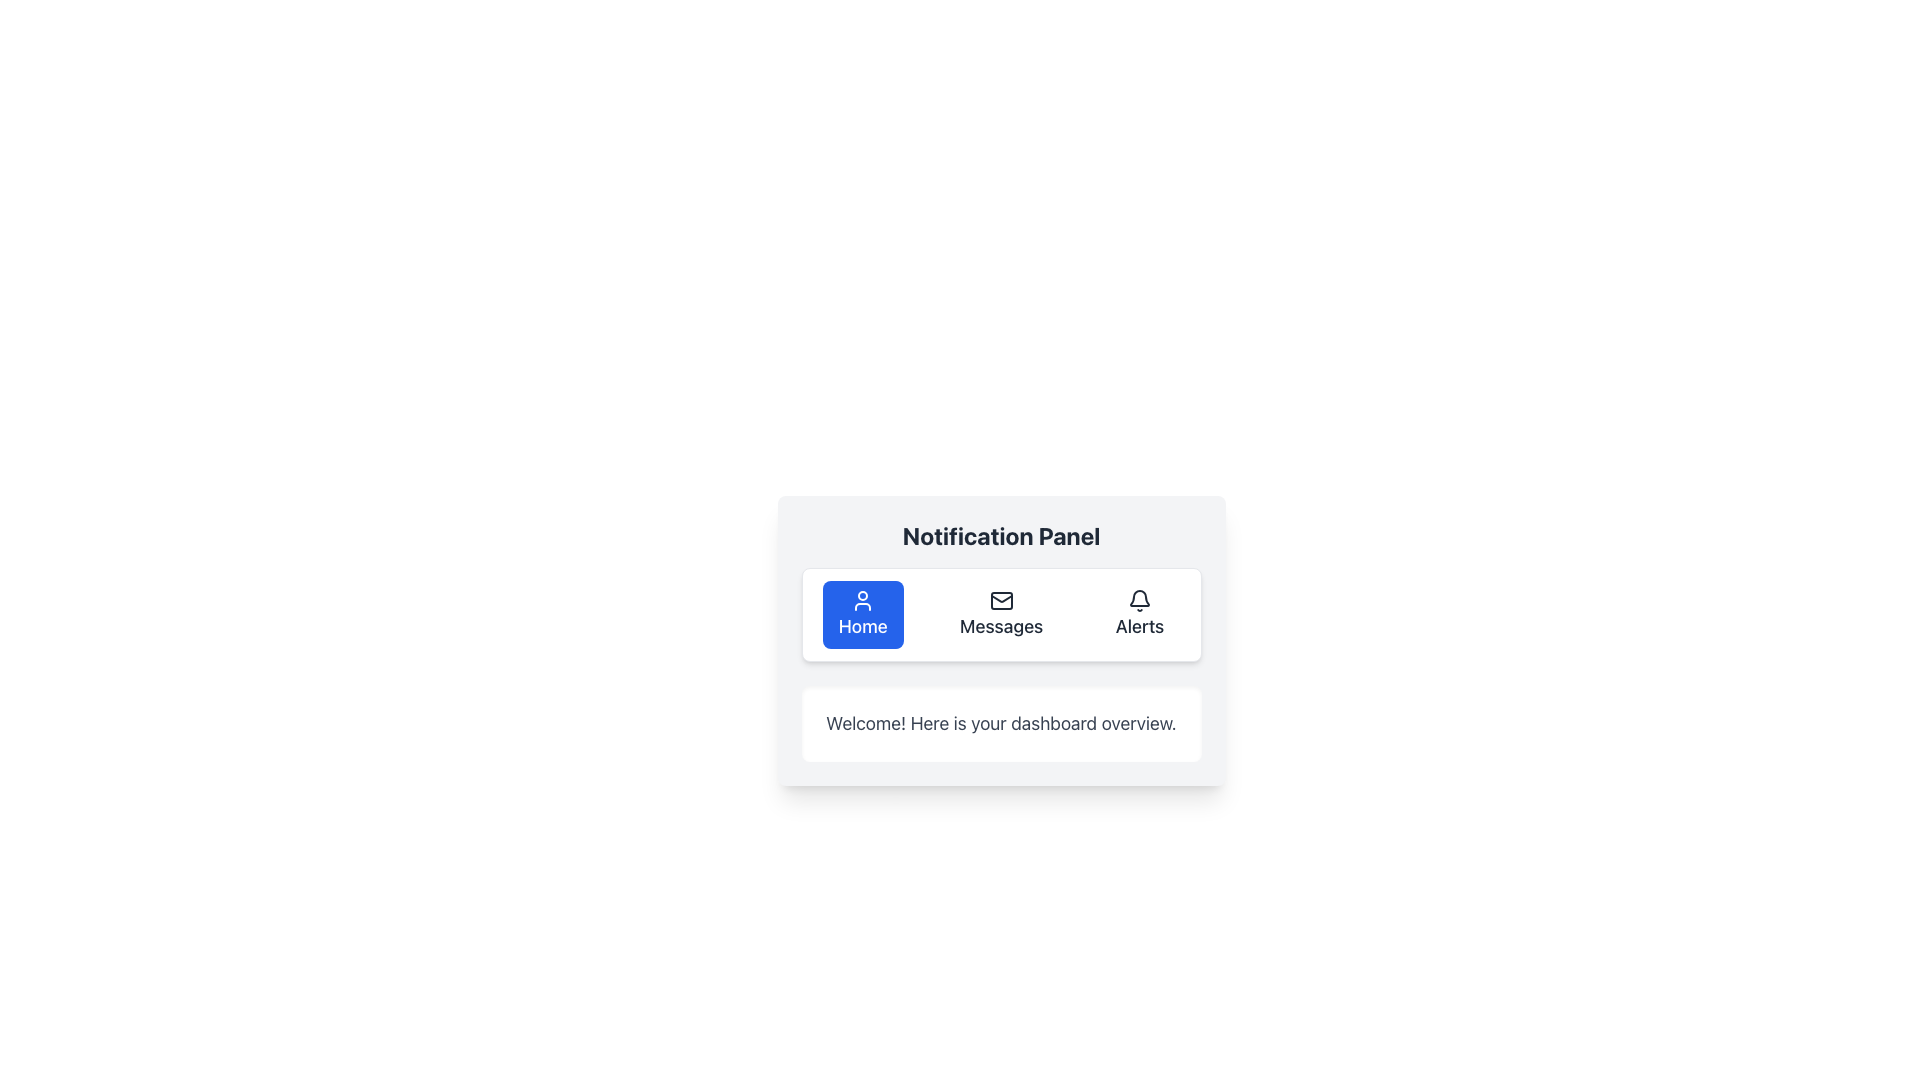 This screenshot has width=1920, height=1080. I want to click on the Static text block with styled background located in the Notification Panel, positioned at the bottom of the layout, so click(1001, 724).